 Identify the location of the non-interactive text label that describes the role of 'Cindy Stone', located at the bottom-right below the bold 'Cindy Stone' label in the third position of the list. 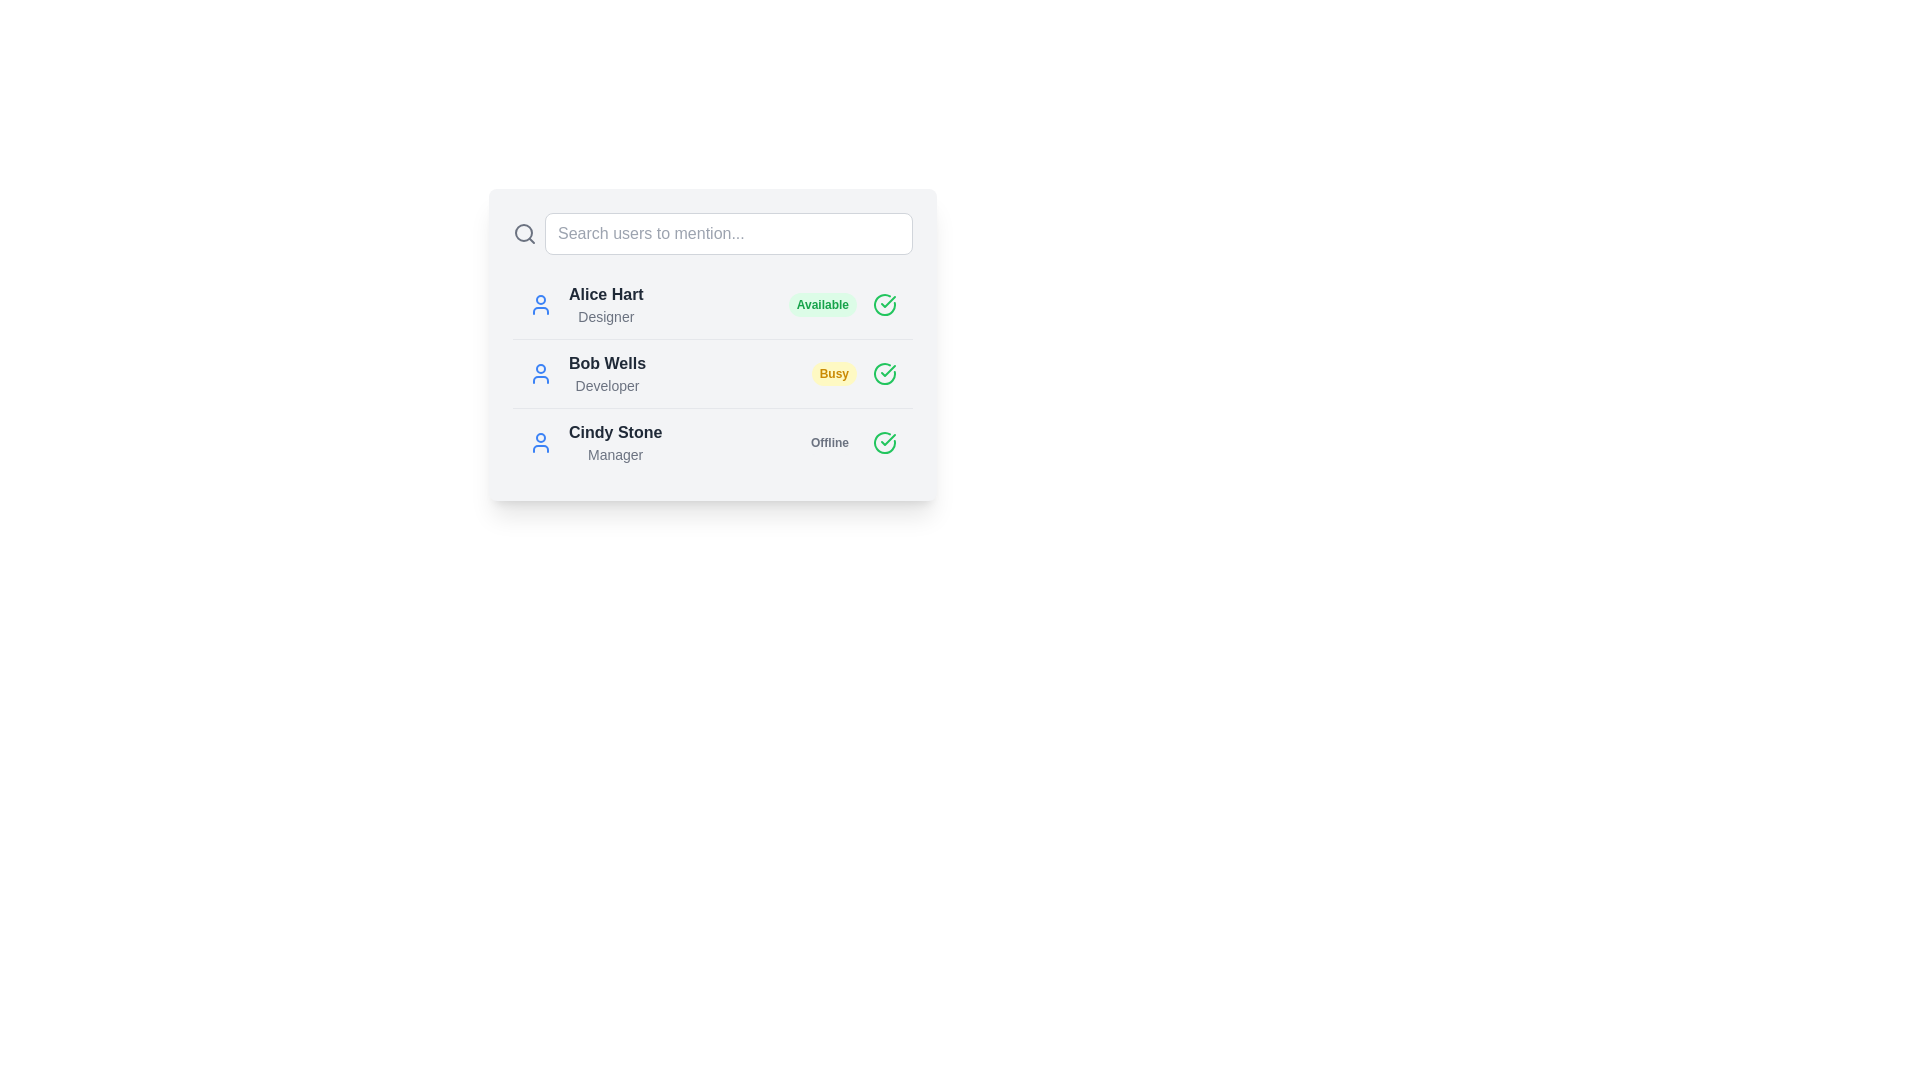
(614, 455).